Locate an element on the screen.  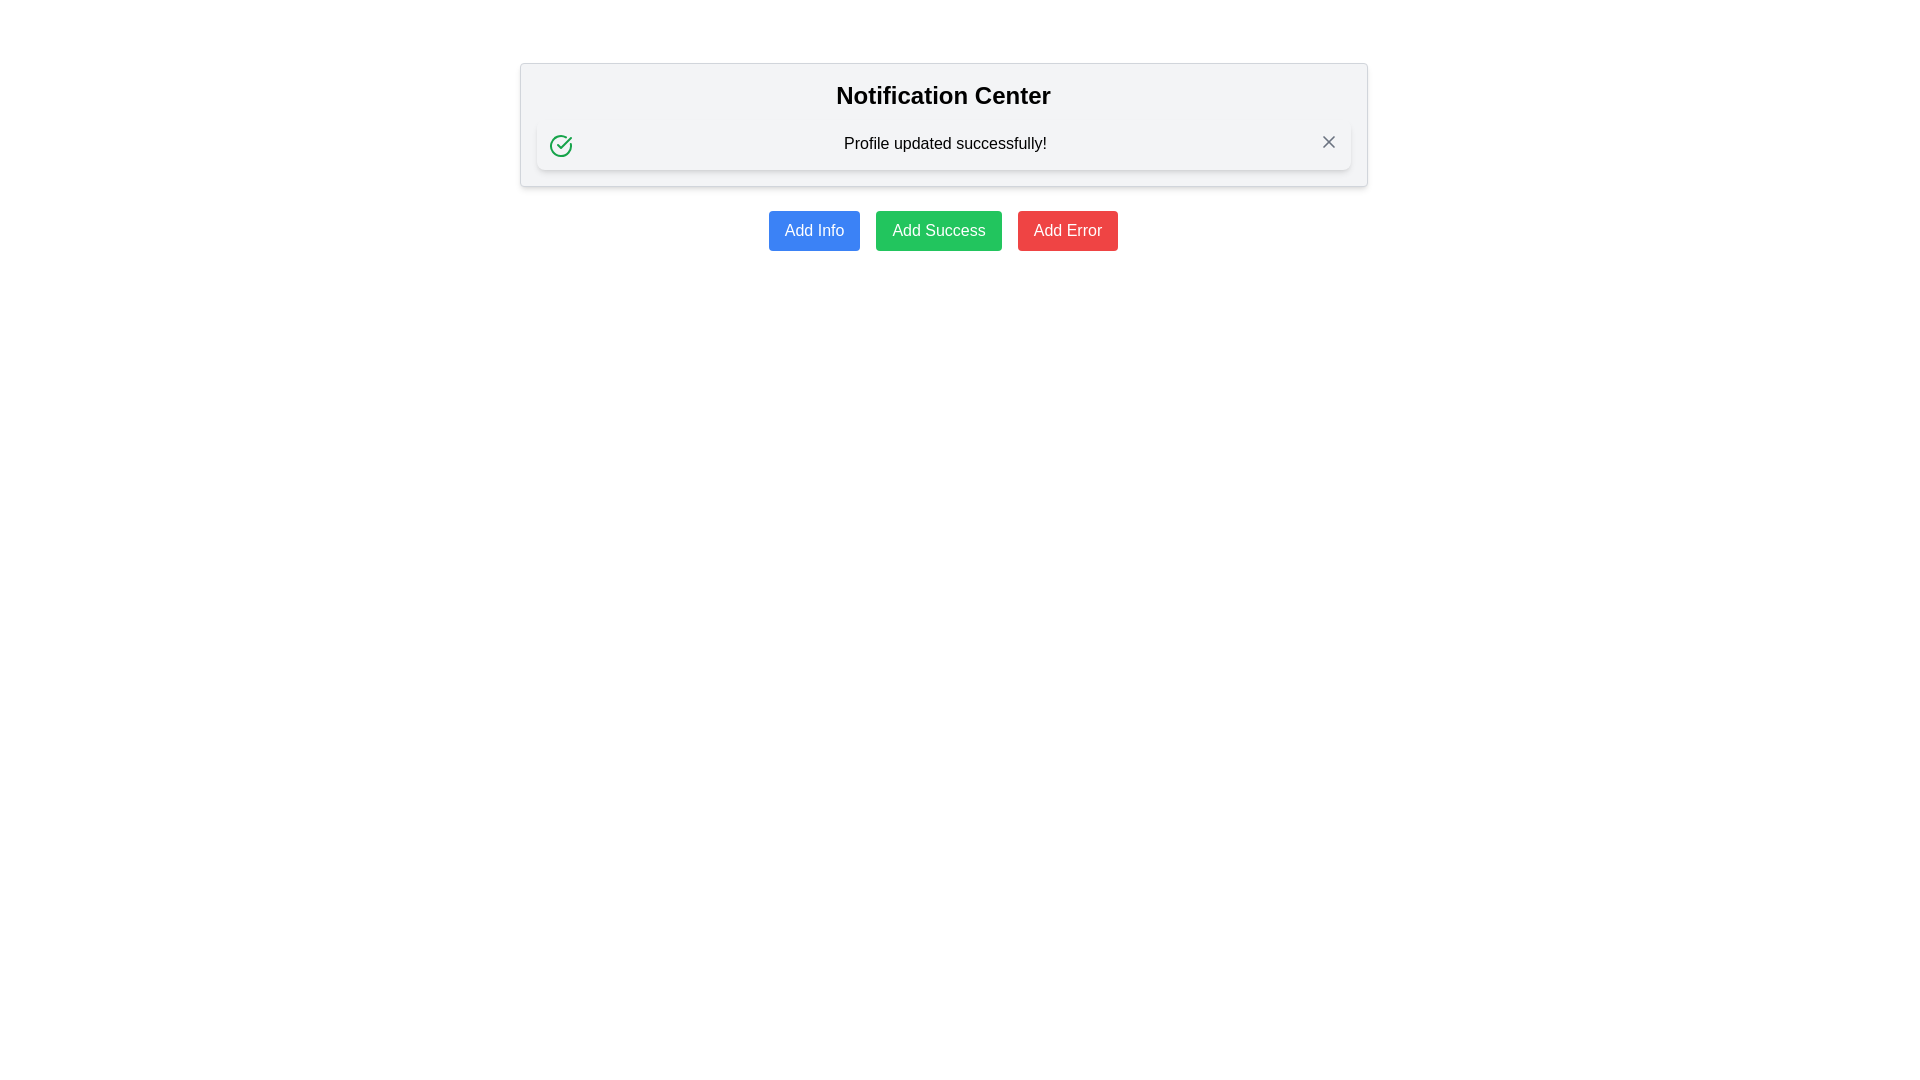
notification text displayed in the Notification bar located in the Notification Center, which confirms the success of updating a profile is located at coordinates (942, 144).